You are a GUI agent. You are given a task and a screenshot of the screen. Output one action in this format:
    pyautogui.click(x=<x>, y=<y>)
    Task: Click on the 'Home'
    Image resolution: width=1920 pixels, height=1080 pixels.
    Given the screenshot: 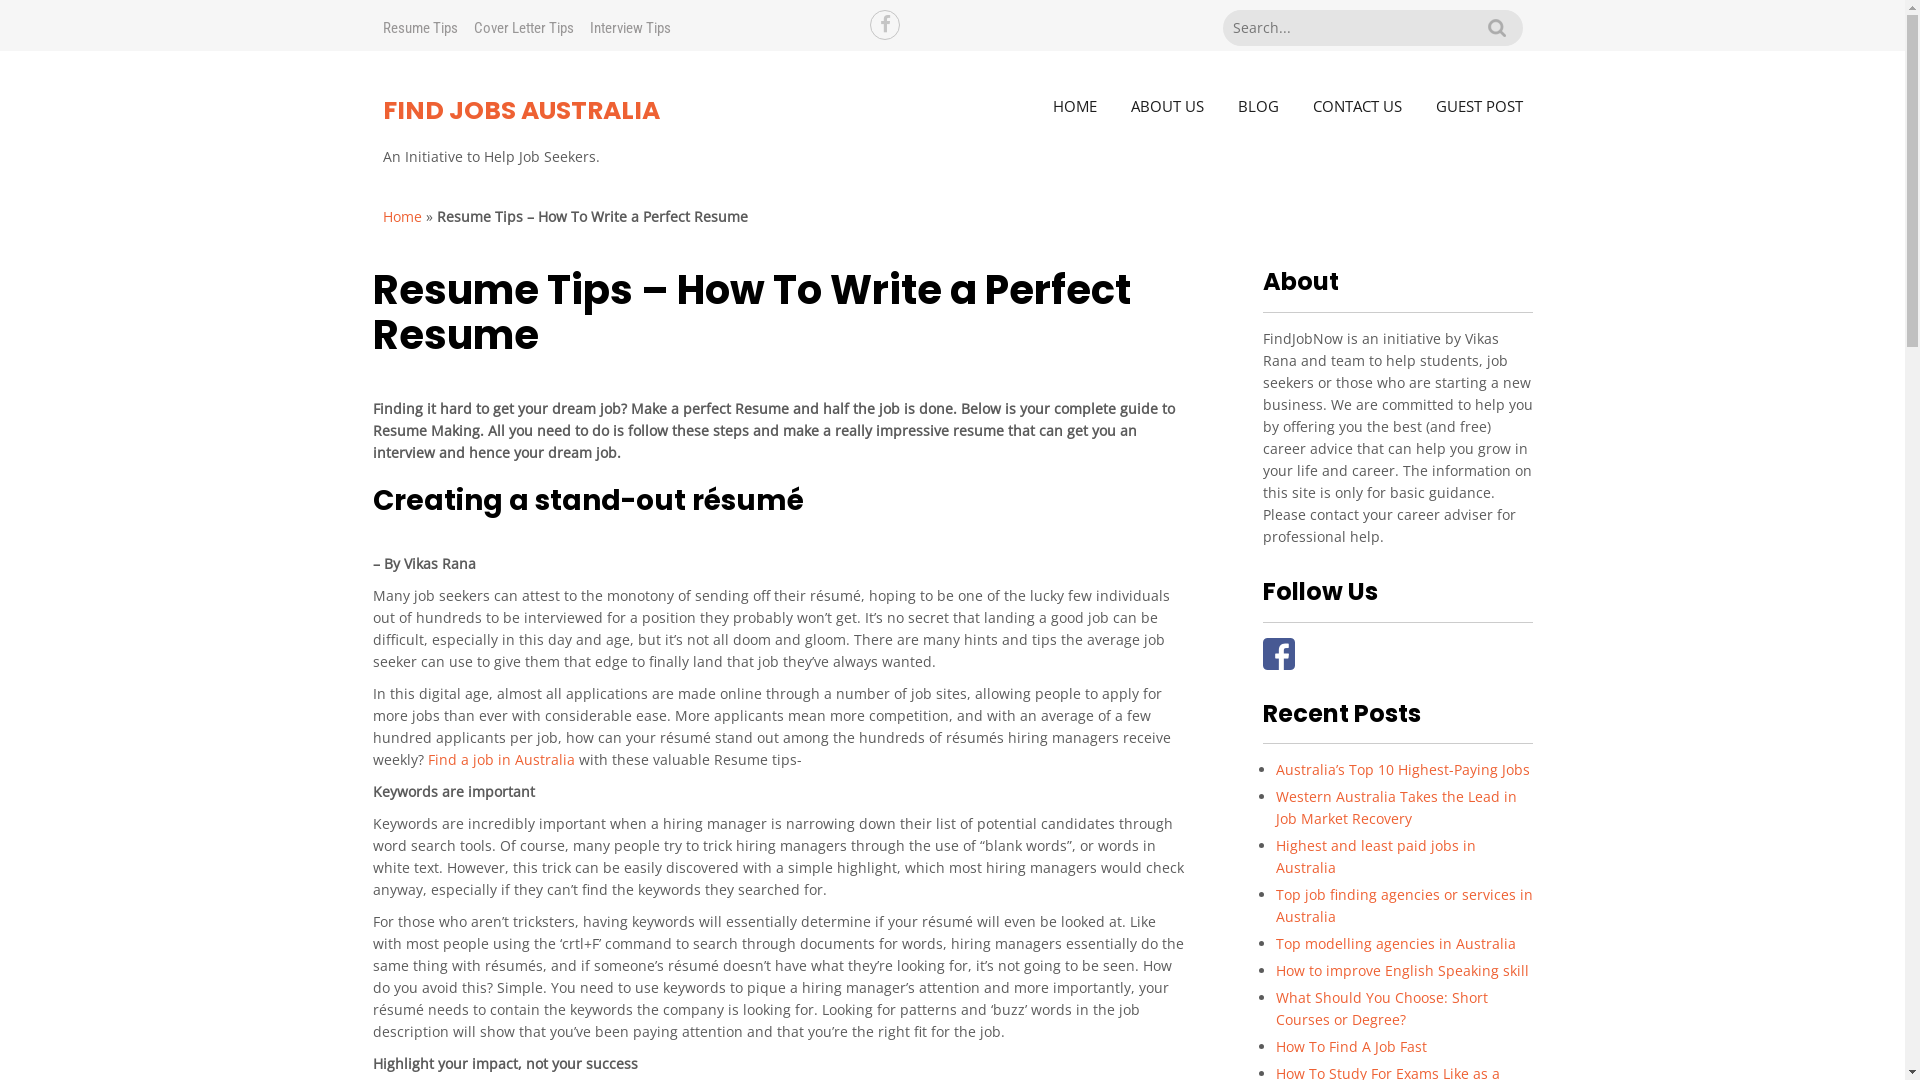 What is the action you would take?
    pyautogui.click(x=400, y=216)
    